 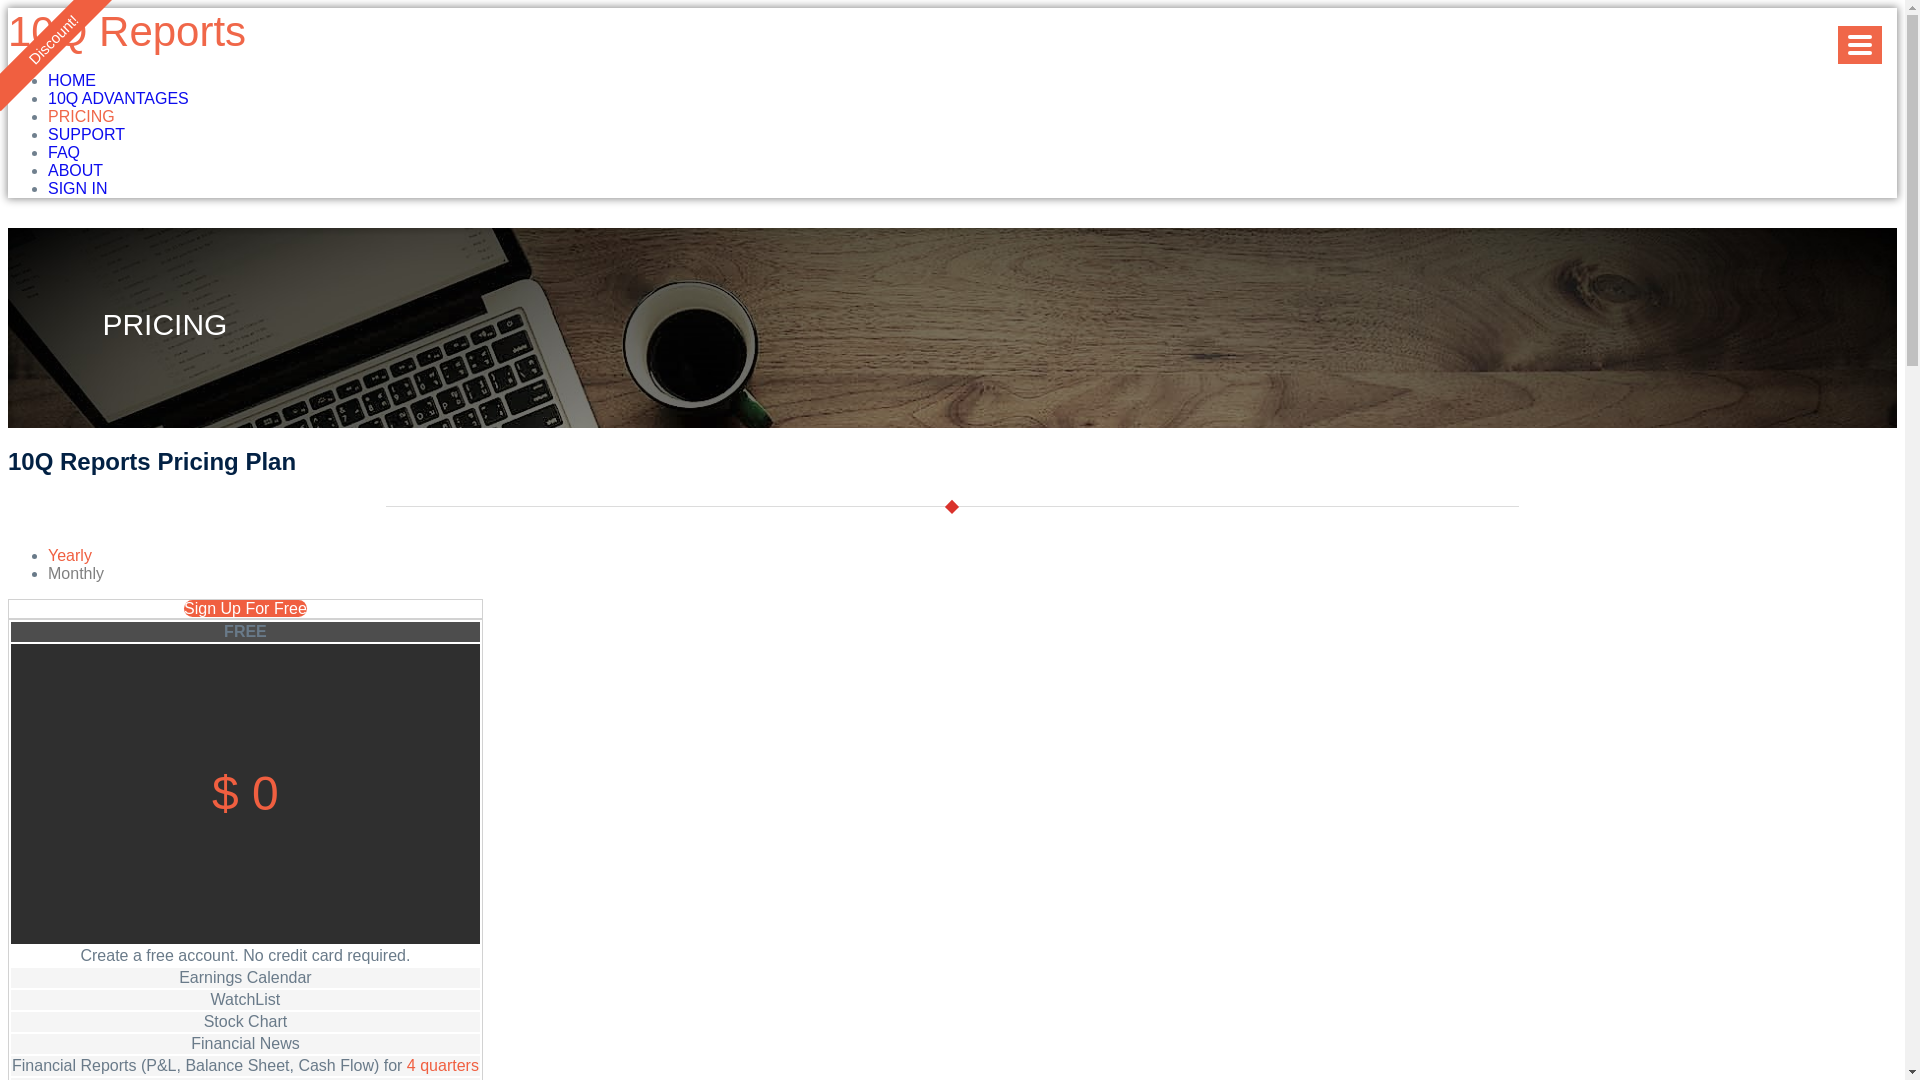 What do you see at coordinates (75, 169) in the screenshot?
I see `'ABOUT'` at bounding box center [75, 169].